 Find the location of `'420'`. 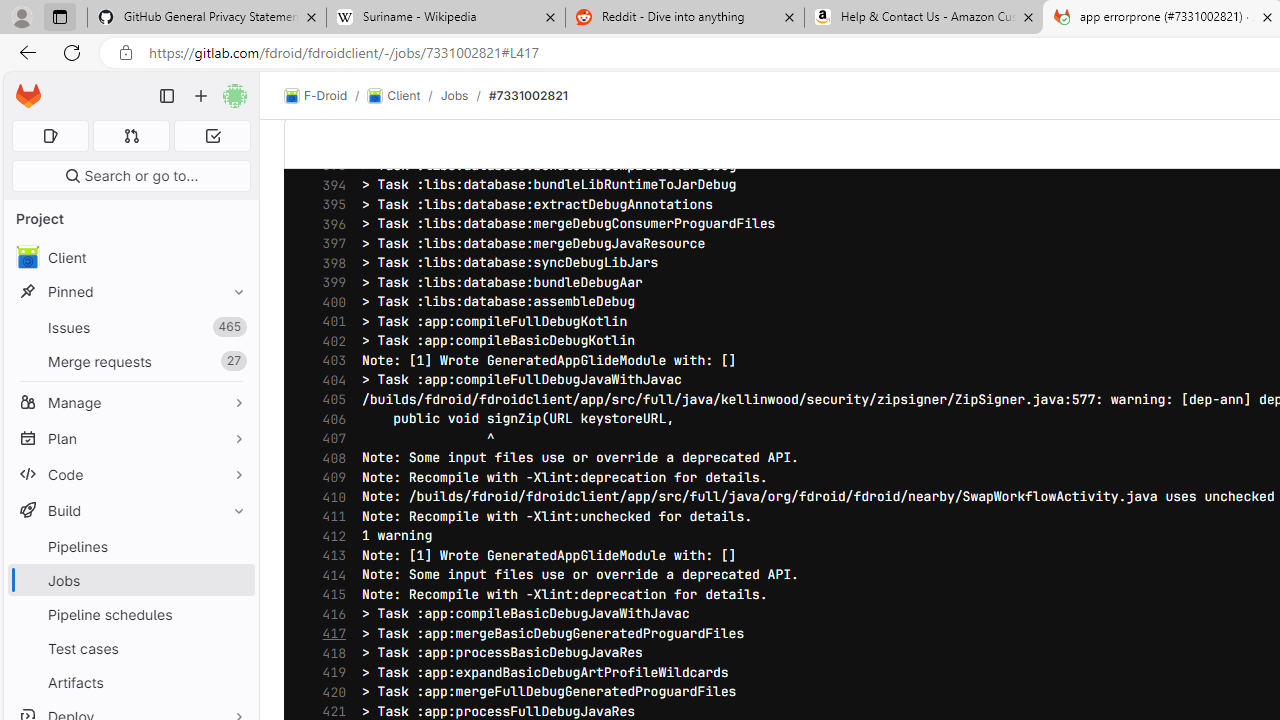

'420' is located at coordinates (329, 691).